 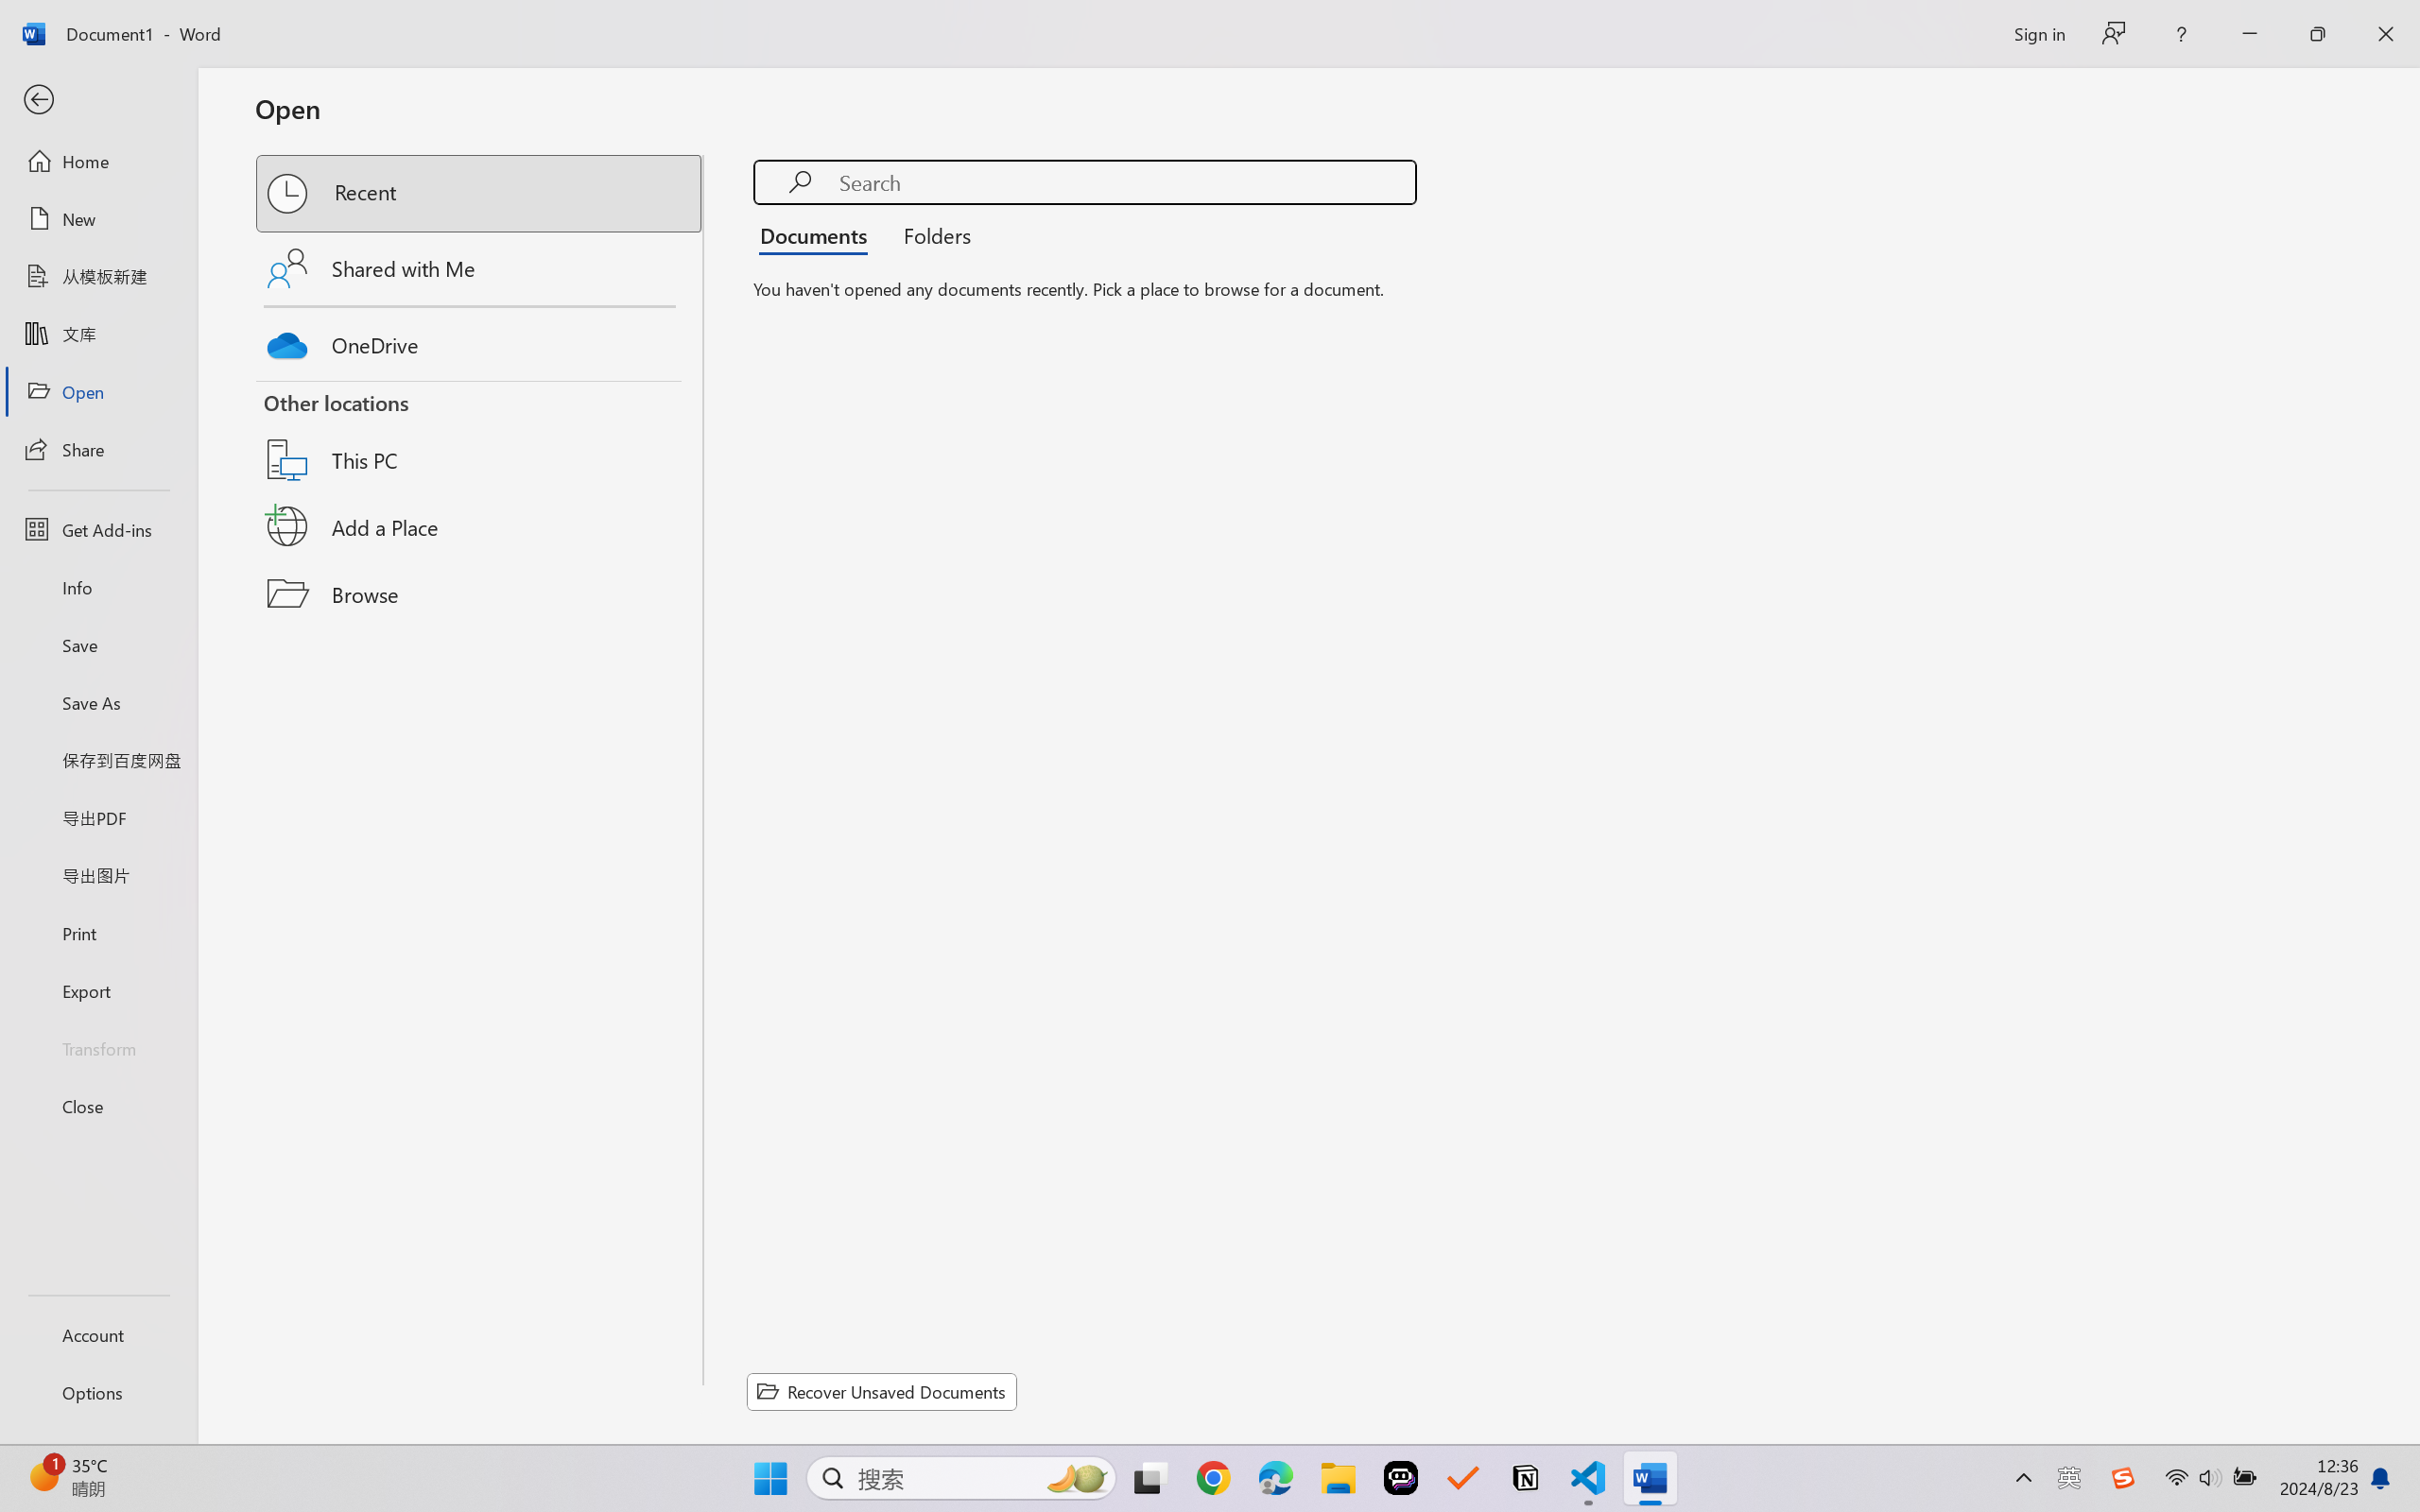 I want to click on 'Get Add-ins', so click(x=97, y=528).